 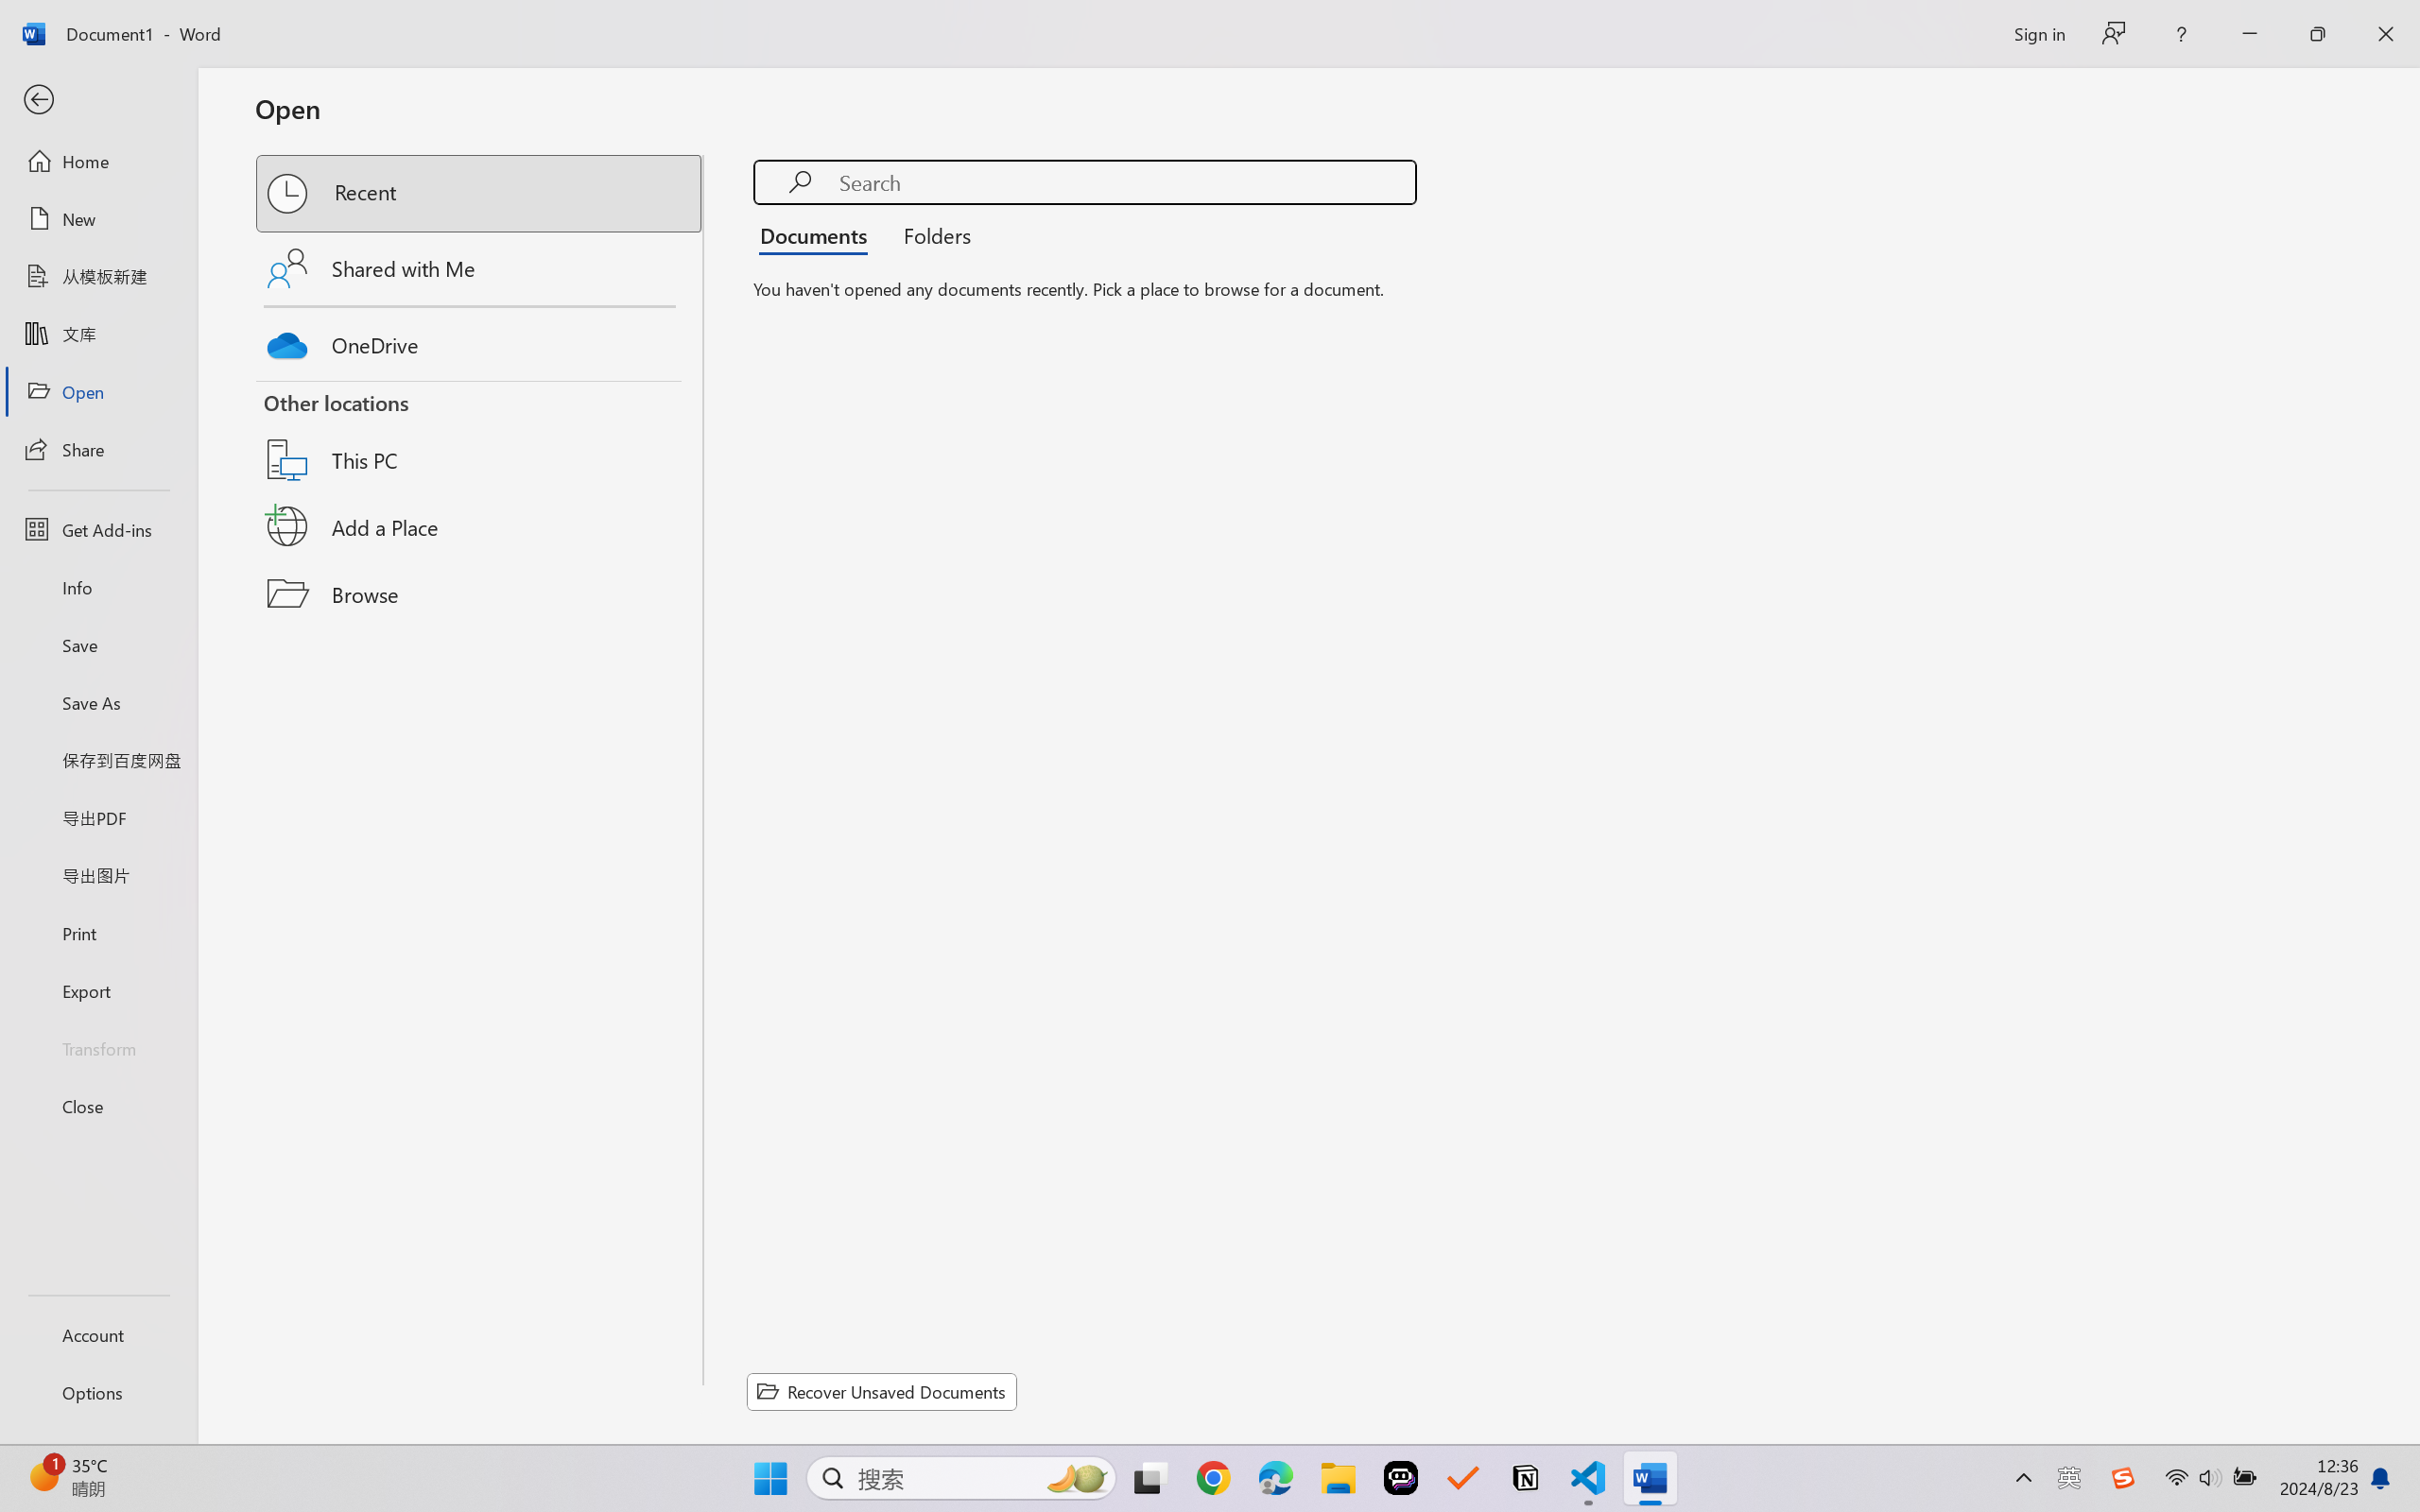 I want to click on 'Get Add-ins', so click(x=97, y=528).